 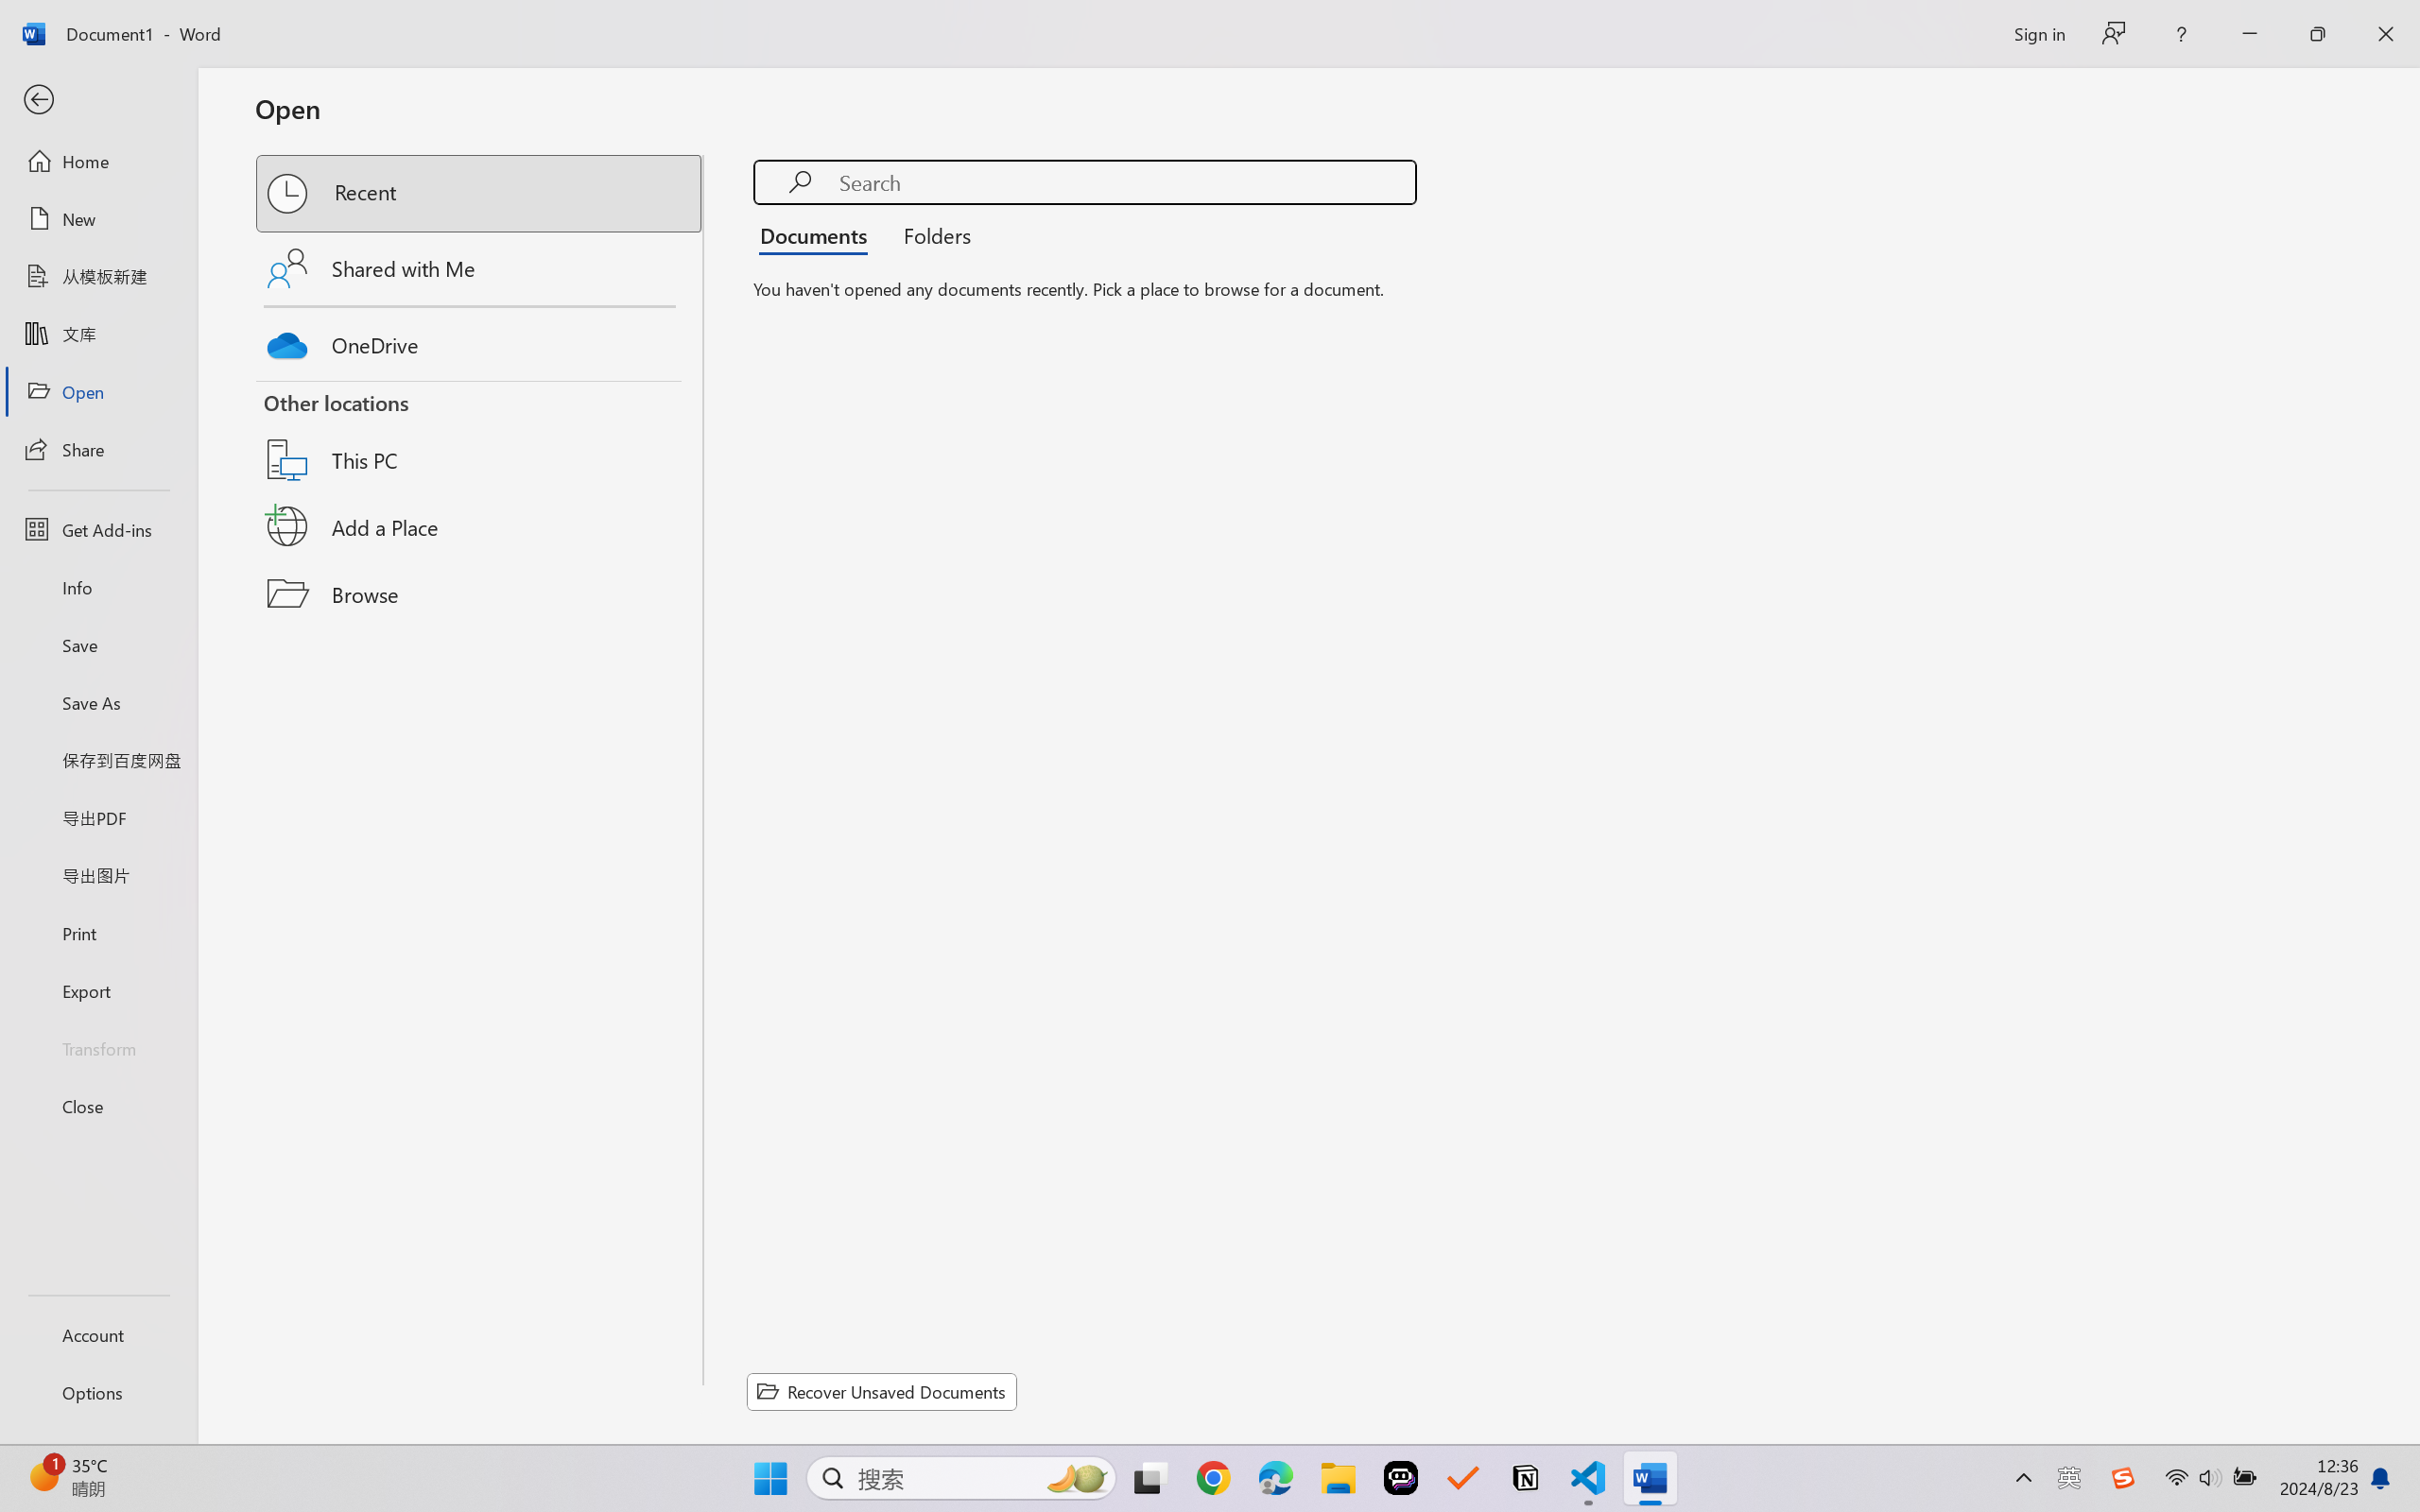 I want to click on 'Get Add-ins', so click(x=97, y=528).